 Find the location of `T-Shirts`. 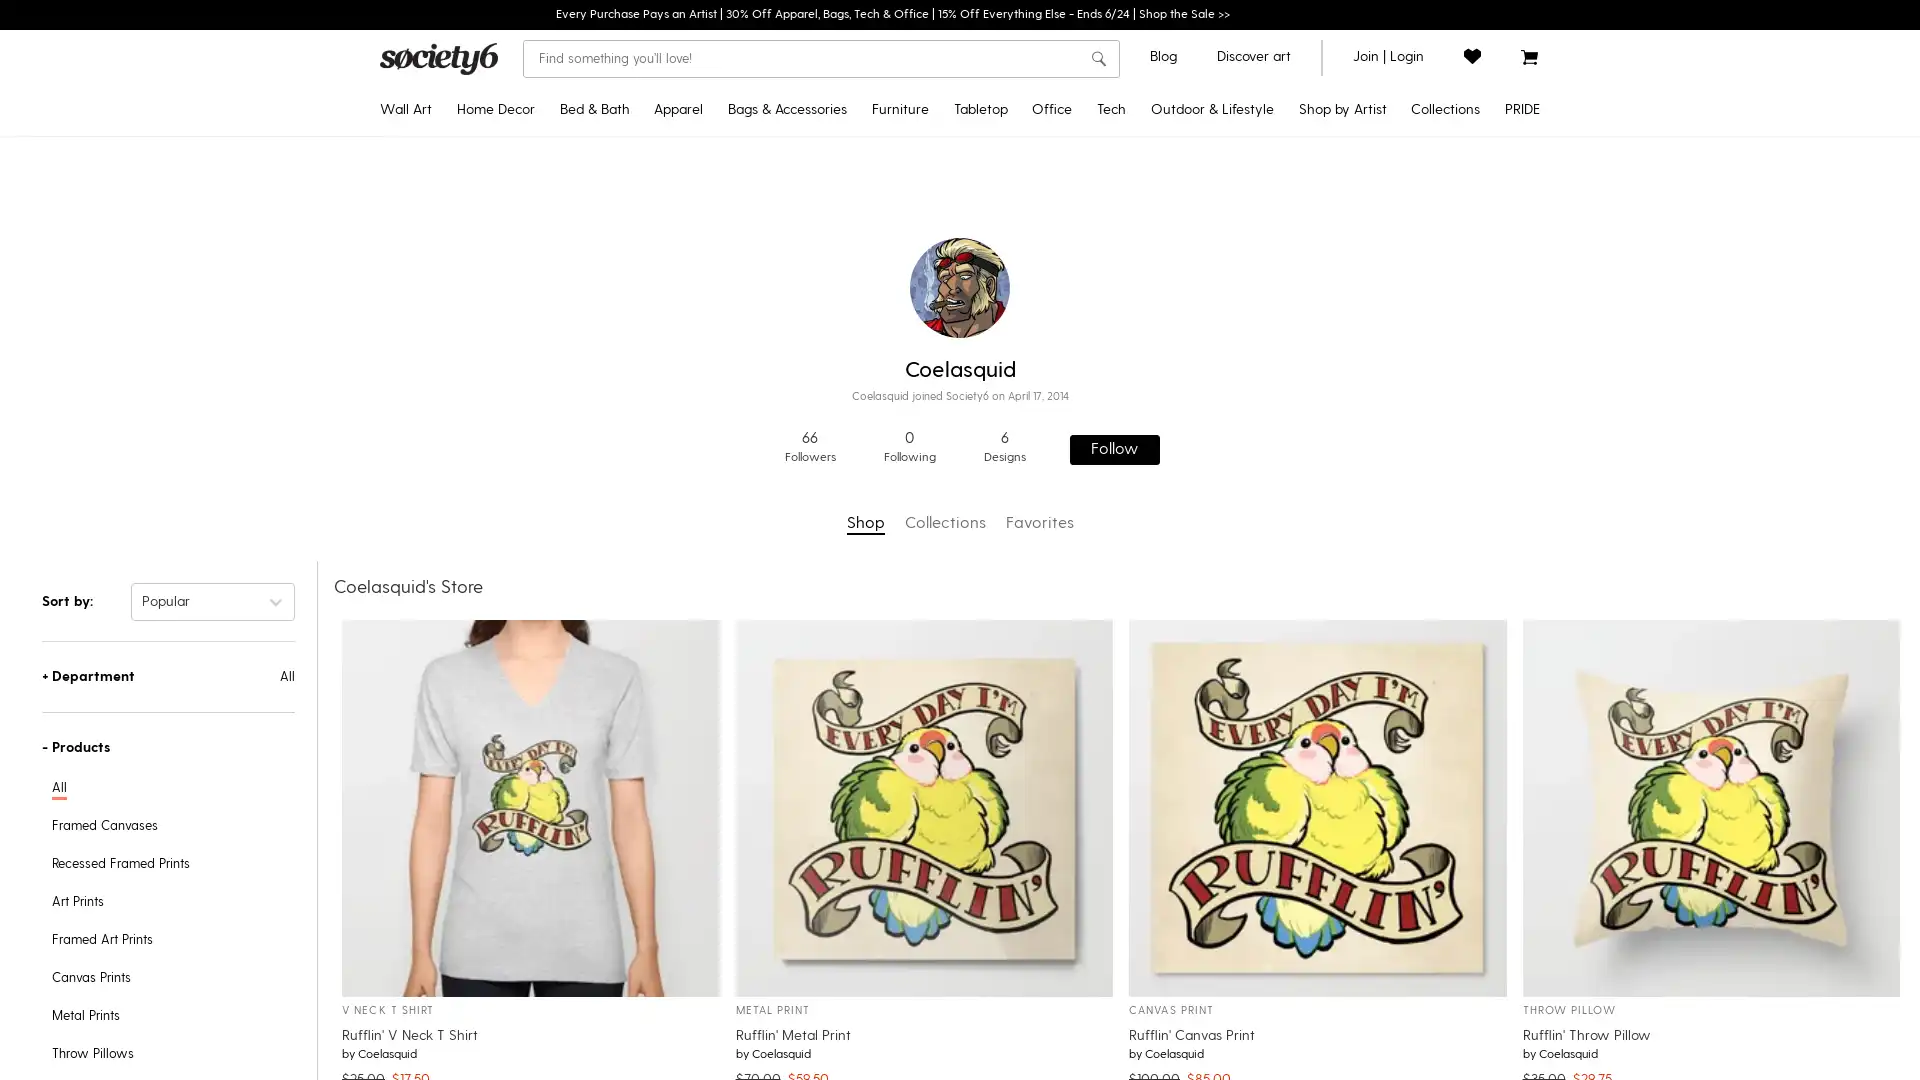

T-Shirts is located at coordinates (741, 160).